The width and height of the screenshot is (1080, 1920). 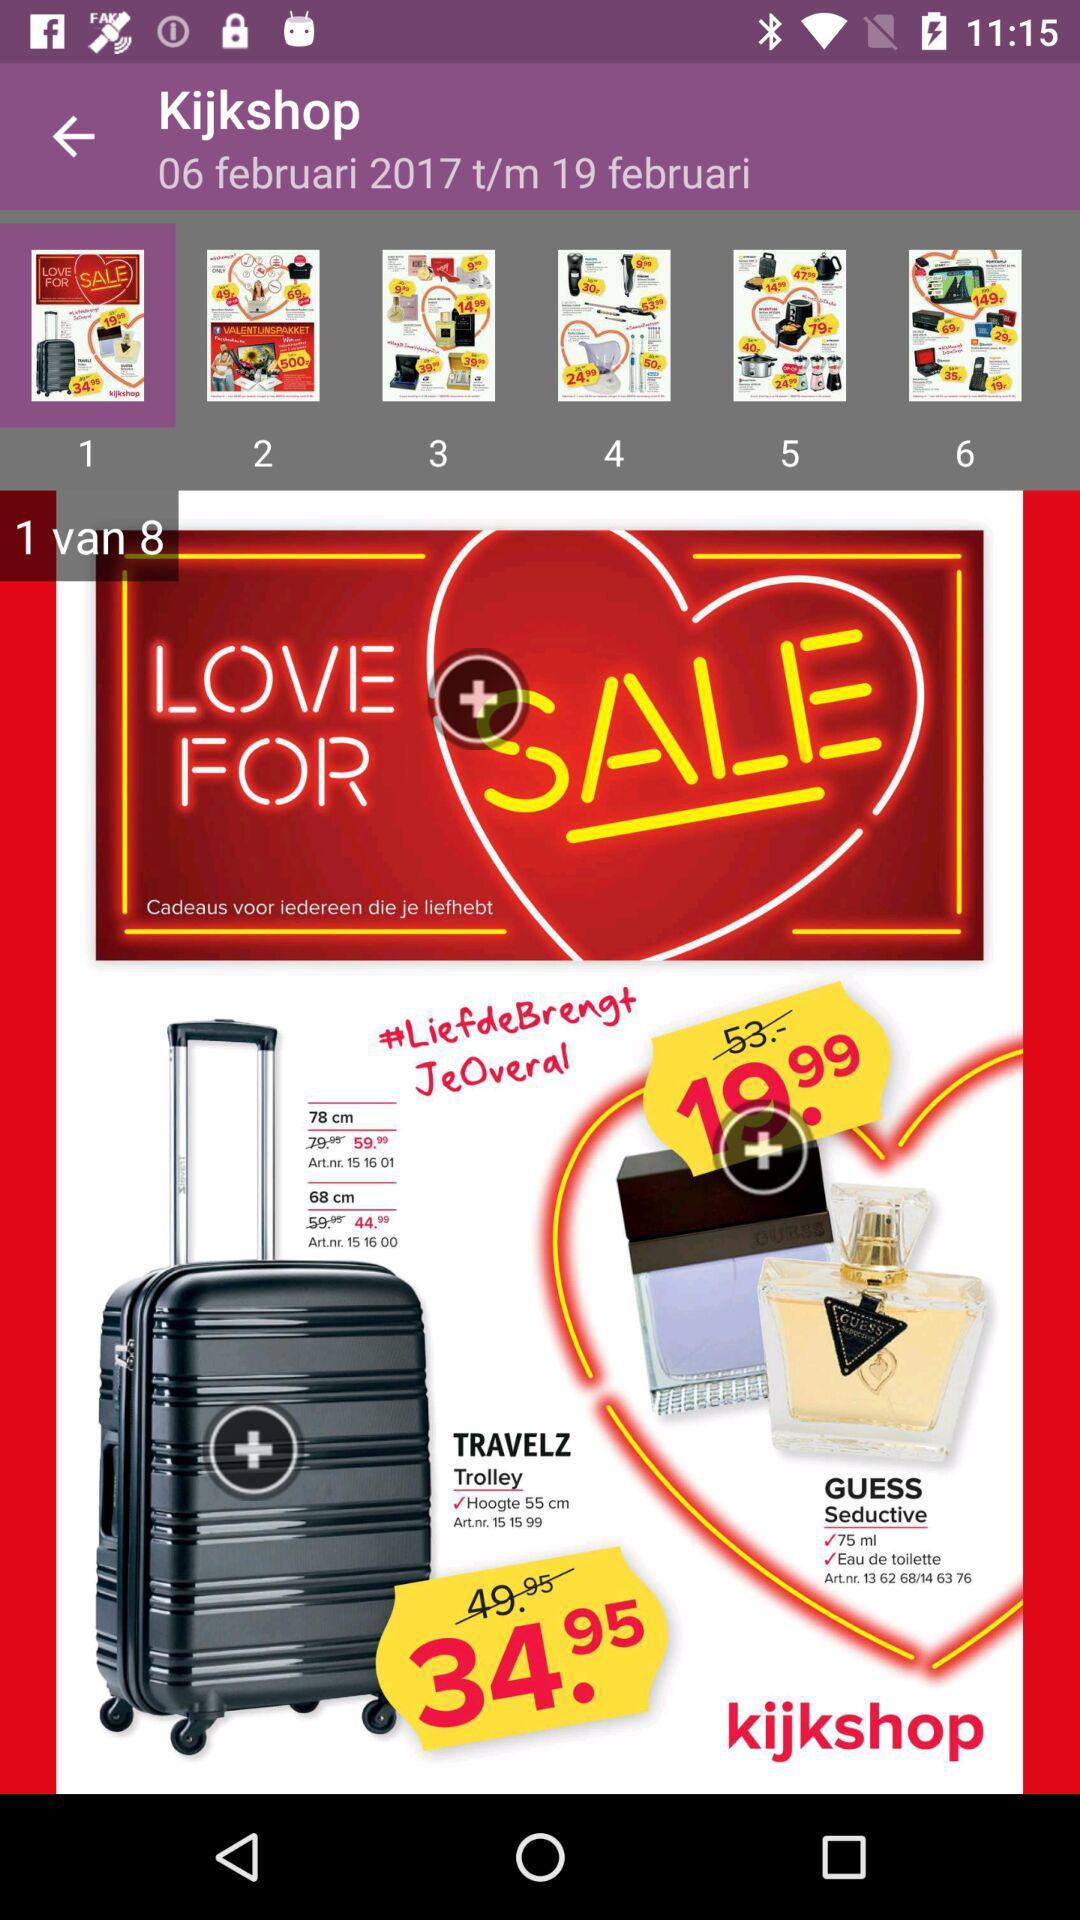 I want to click on that page, so click(x=437, y=325).